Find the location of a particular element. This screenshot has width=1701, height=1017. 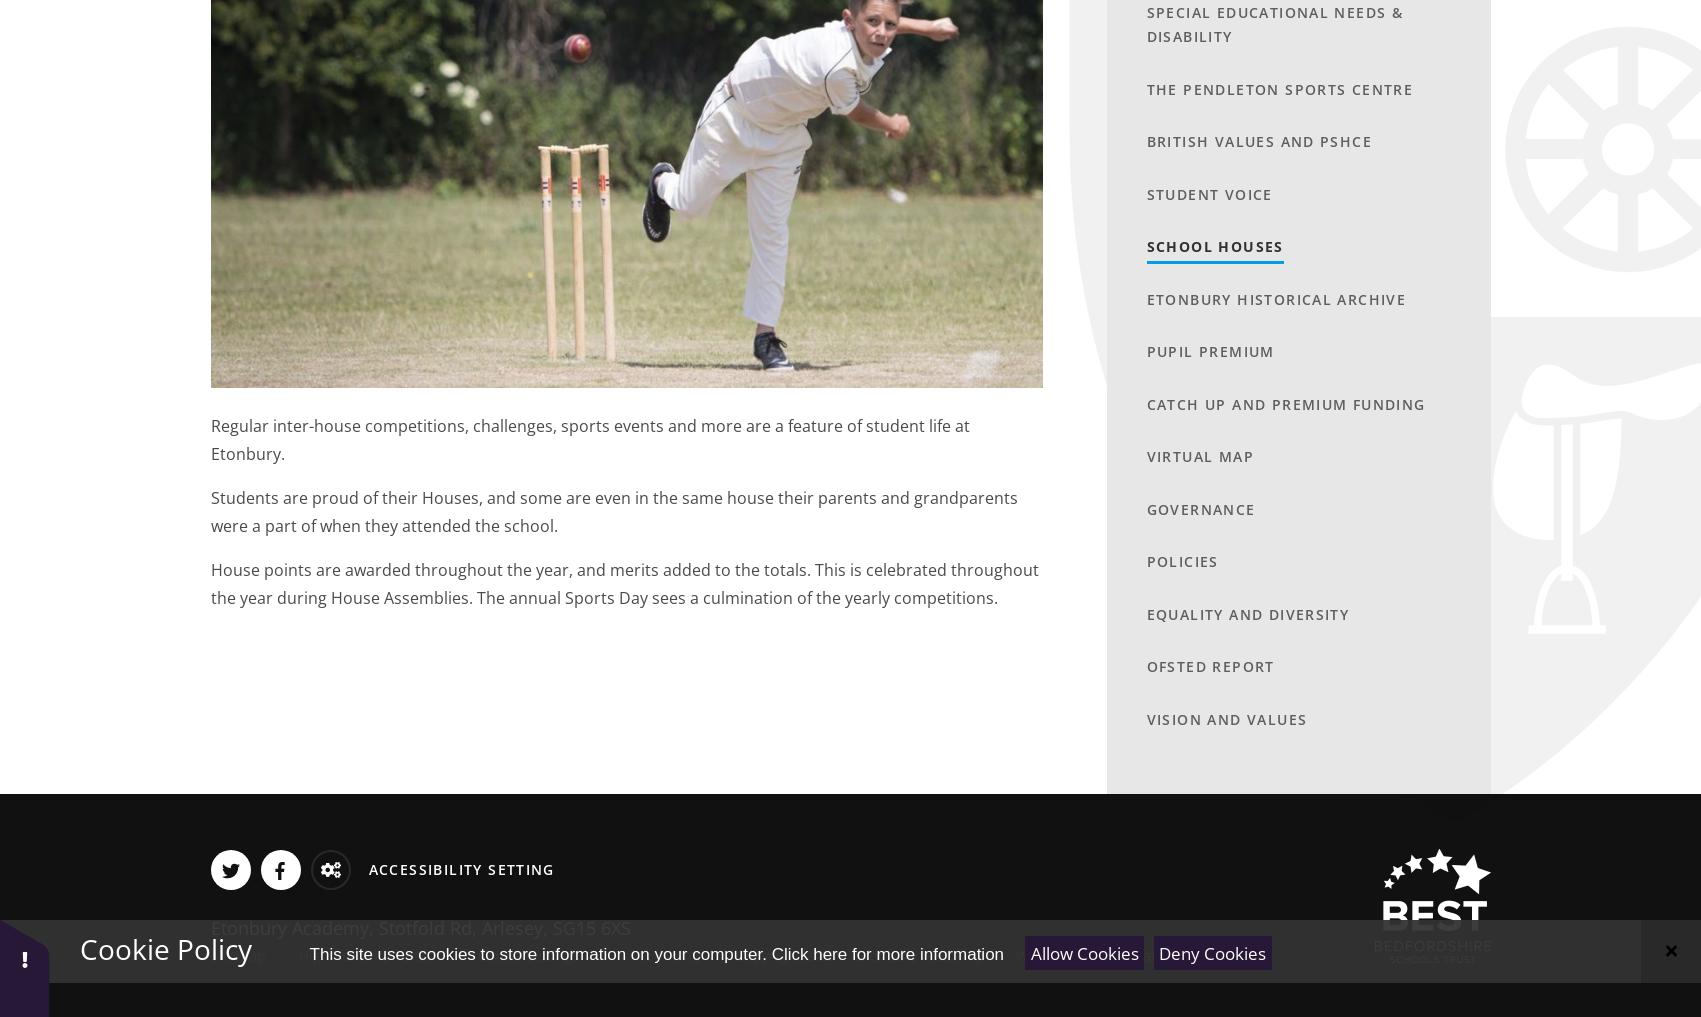

'Special Educational Needs & Disability' is located at coordinates (1274, 23).